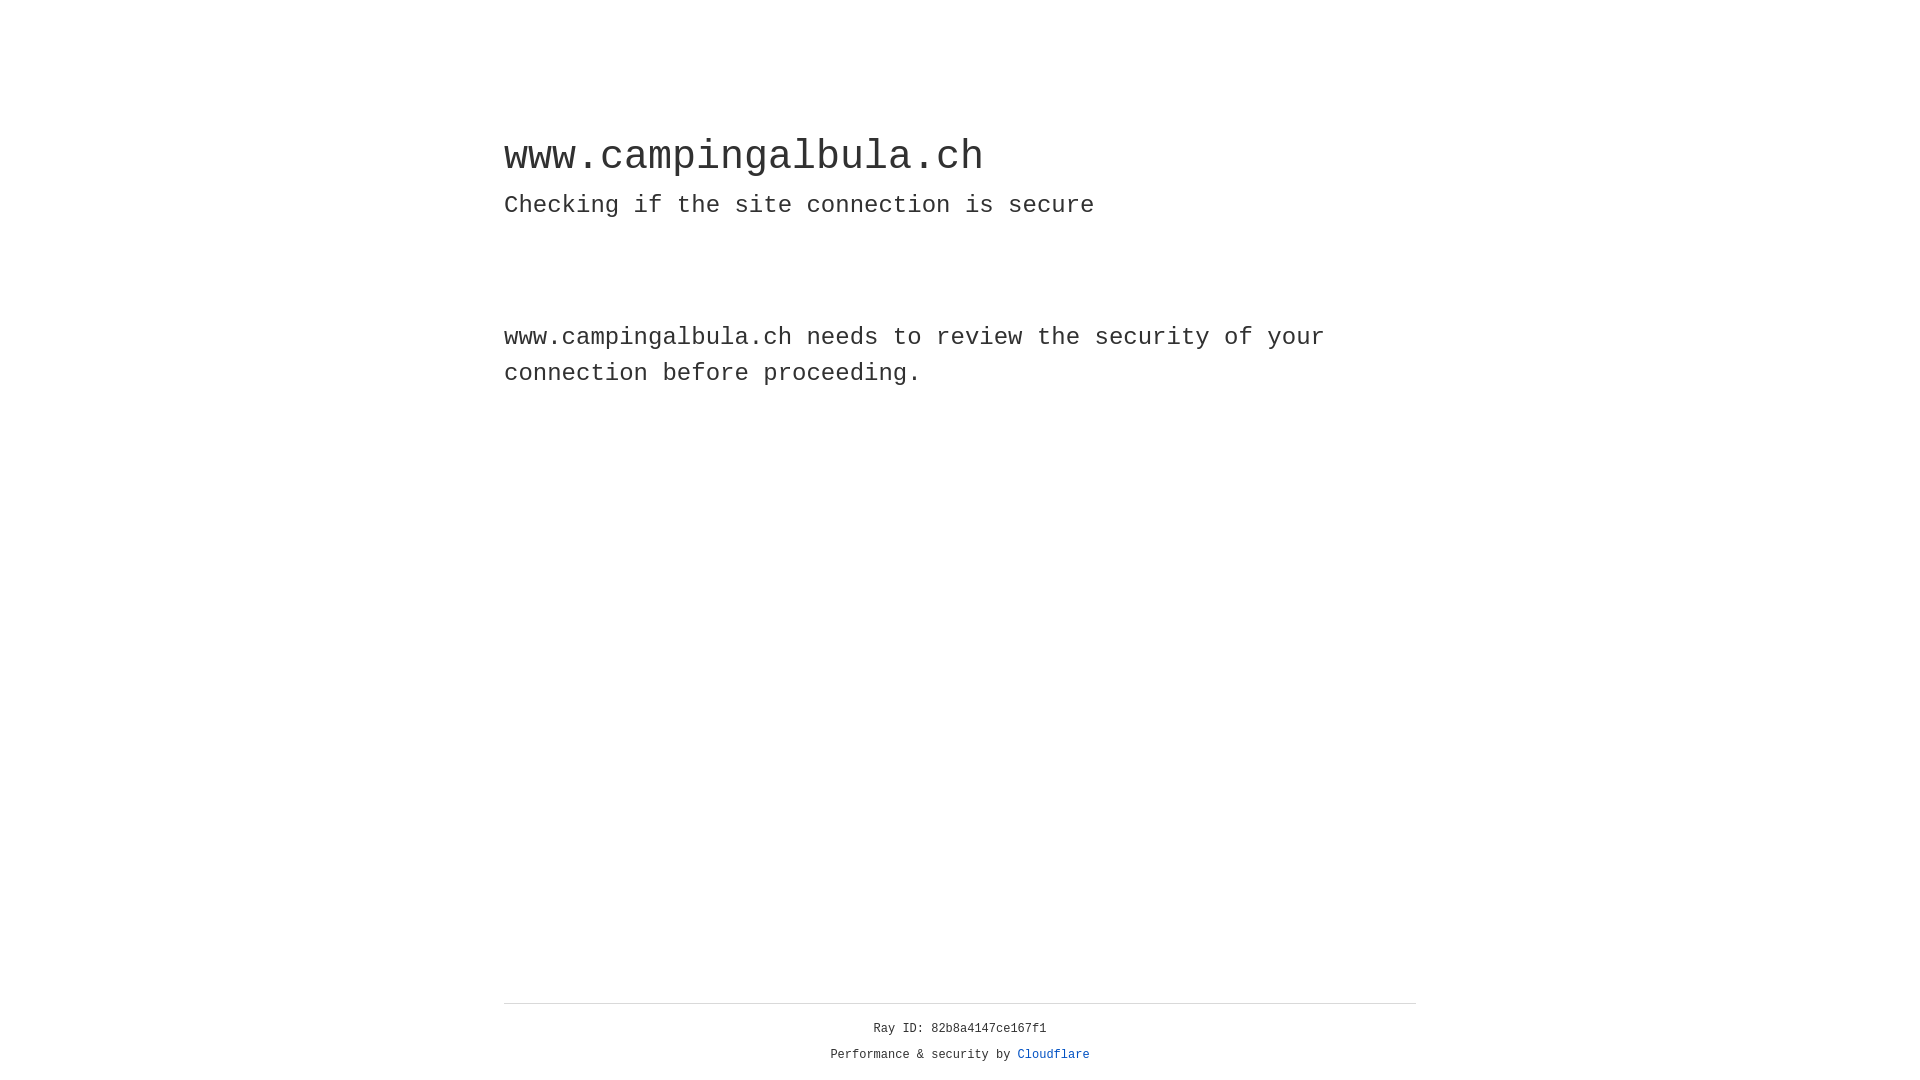 Image resolution: width=1920 pixels, height=1080 pixels. I want to click on 'Cloudflare', so click(1017, 1054).